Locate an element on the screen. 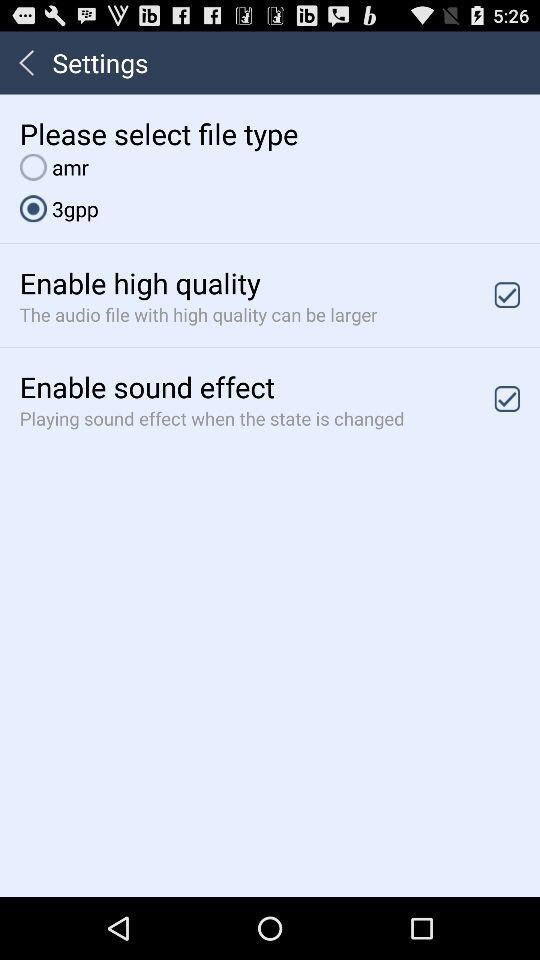 This screenshot has width=540, height=960. enable sound effect is located at coordinates (507, 397).